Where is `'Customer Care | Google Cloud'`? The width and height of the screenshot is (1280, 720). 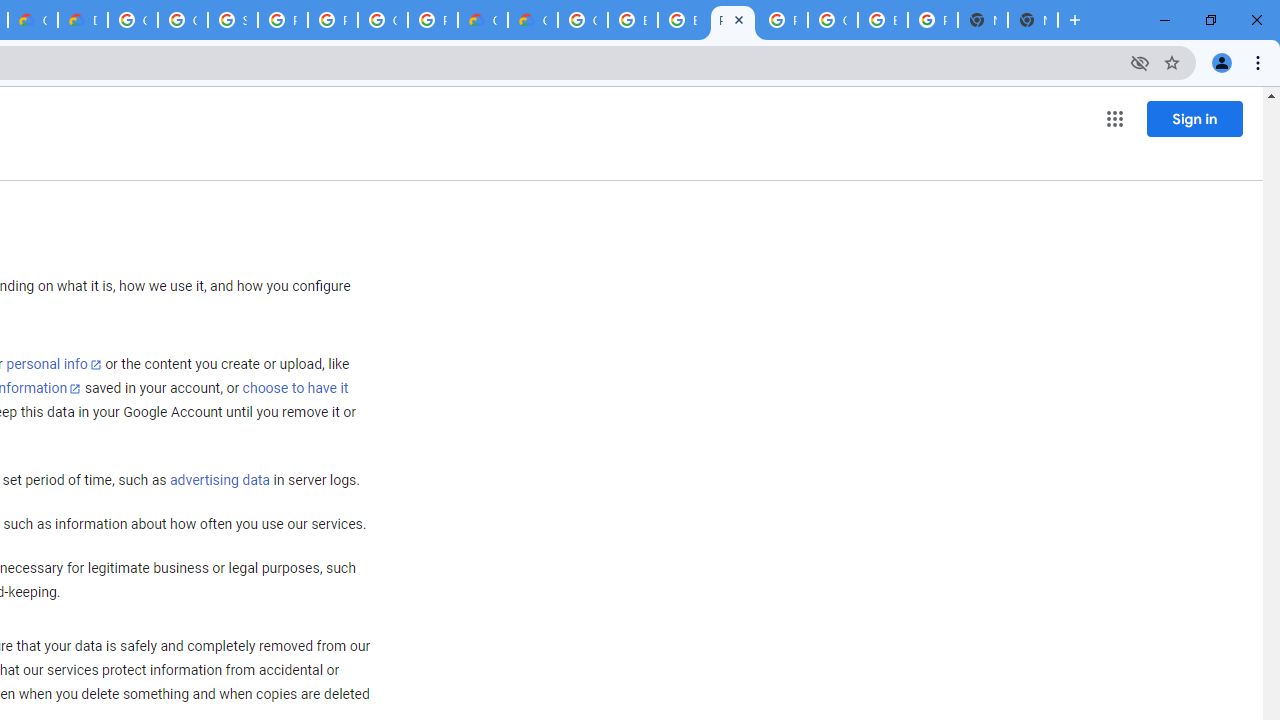 'Customer Care | Google Cloud' is located at coordinates (483, 20).